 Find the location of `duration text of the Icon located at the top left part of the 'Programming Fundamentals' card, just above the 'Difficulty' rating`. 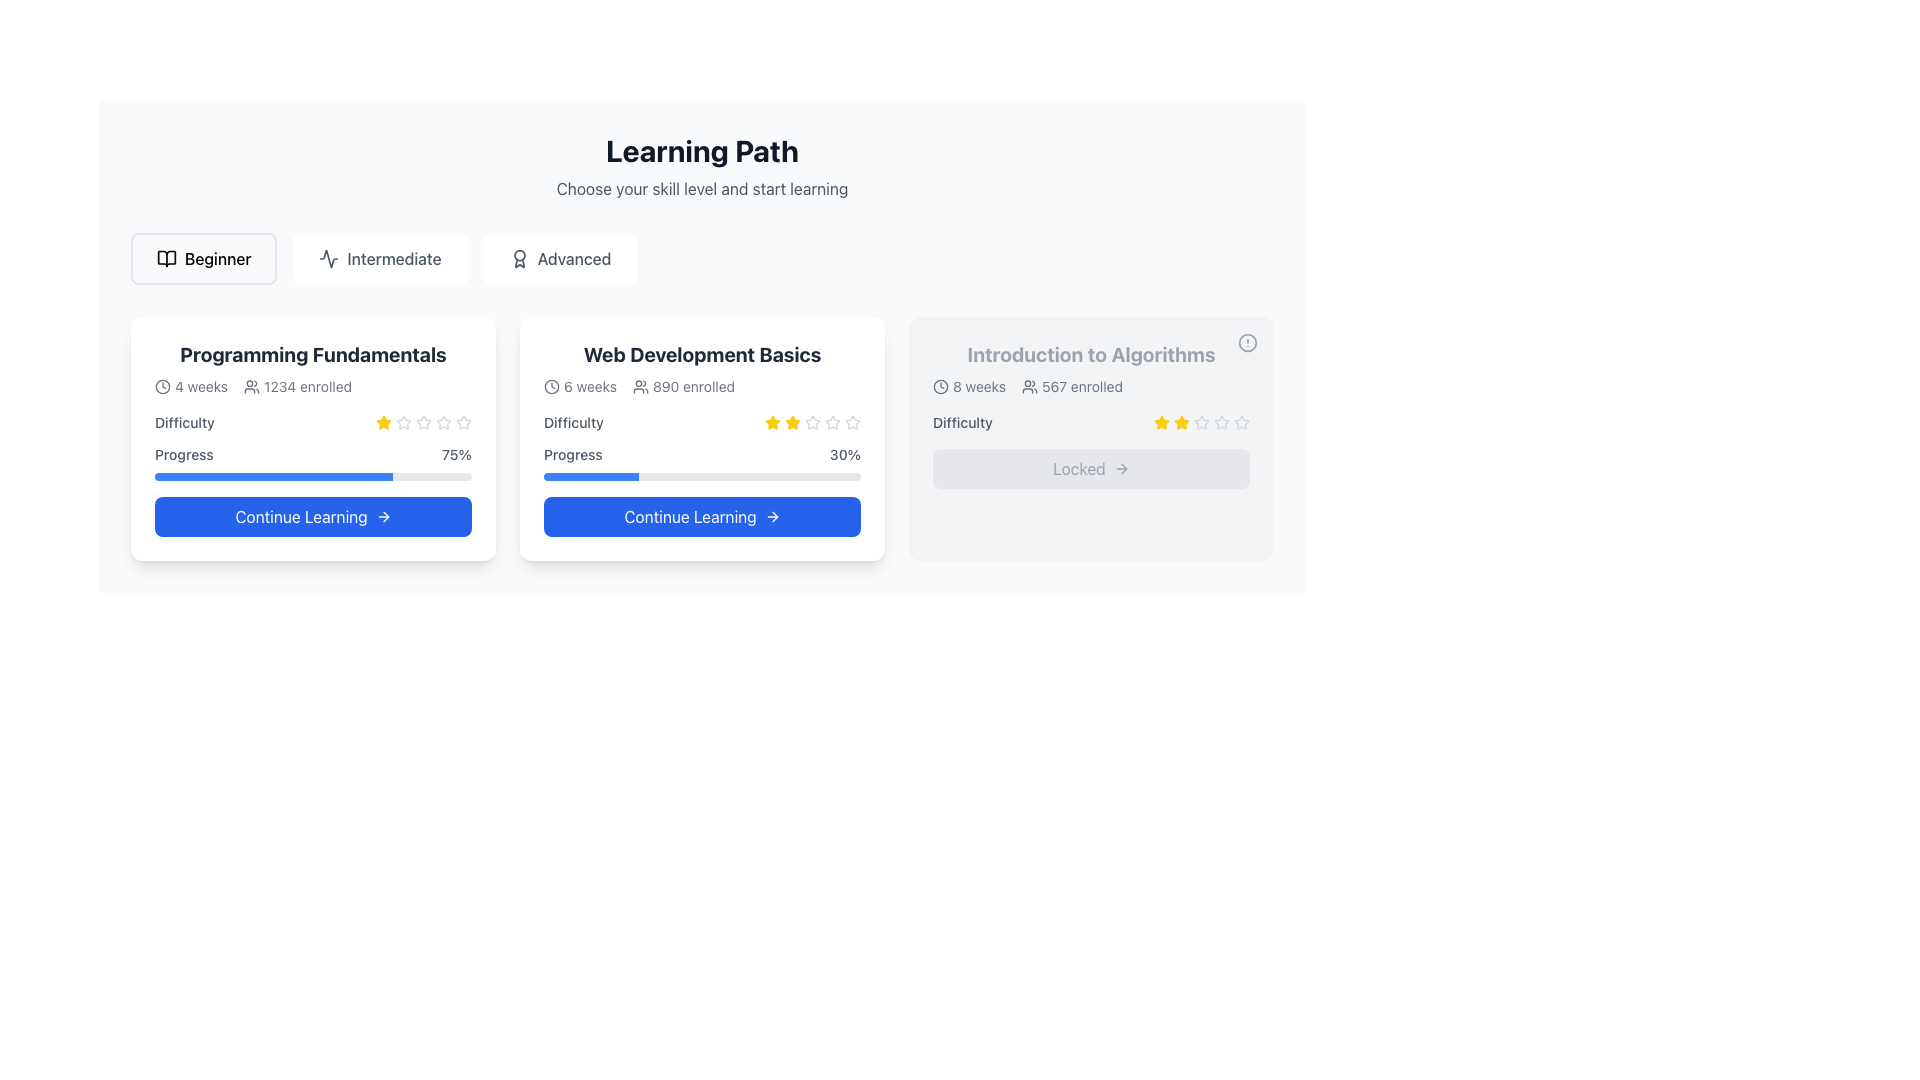

duration text of the Icon located at the top left part of the 'Programming Fundamentals' card, just above the 'Difficulty' rating is located at coordinates (191, 386).